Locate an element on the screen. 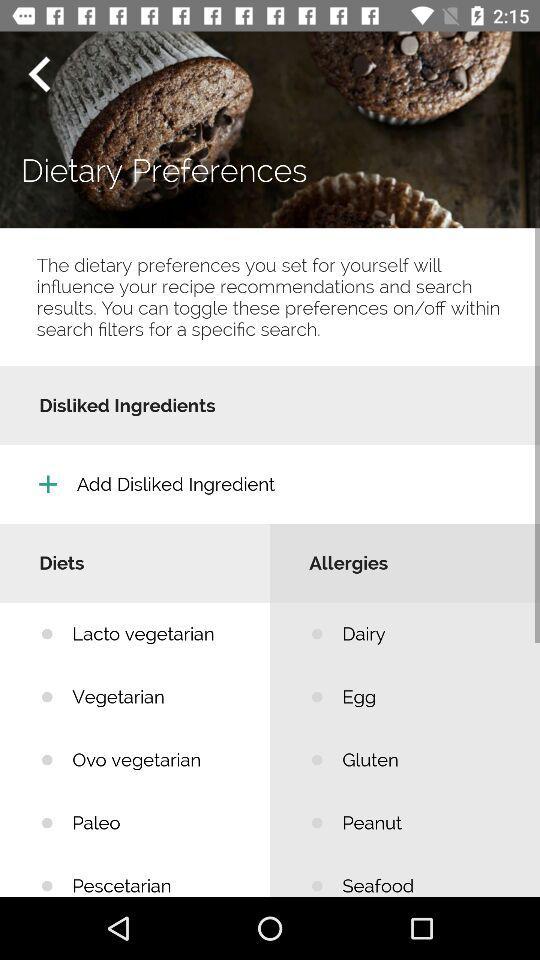 The image size is (540, 960). peanut is located at coordinates (425, 823).